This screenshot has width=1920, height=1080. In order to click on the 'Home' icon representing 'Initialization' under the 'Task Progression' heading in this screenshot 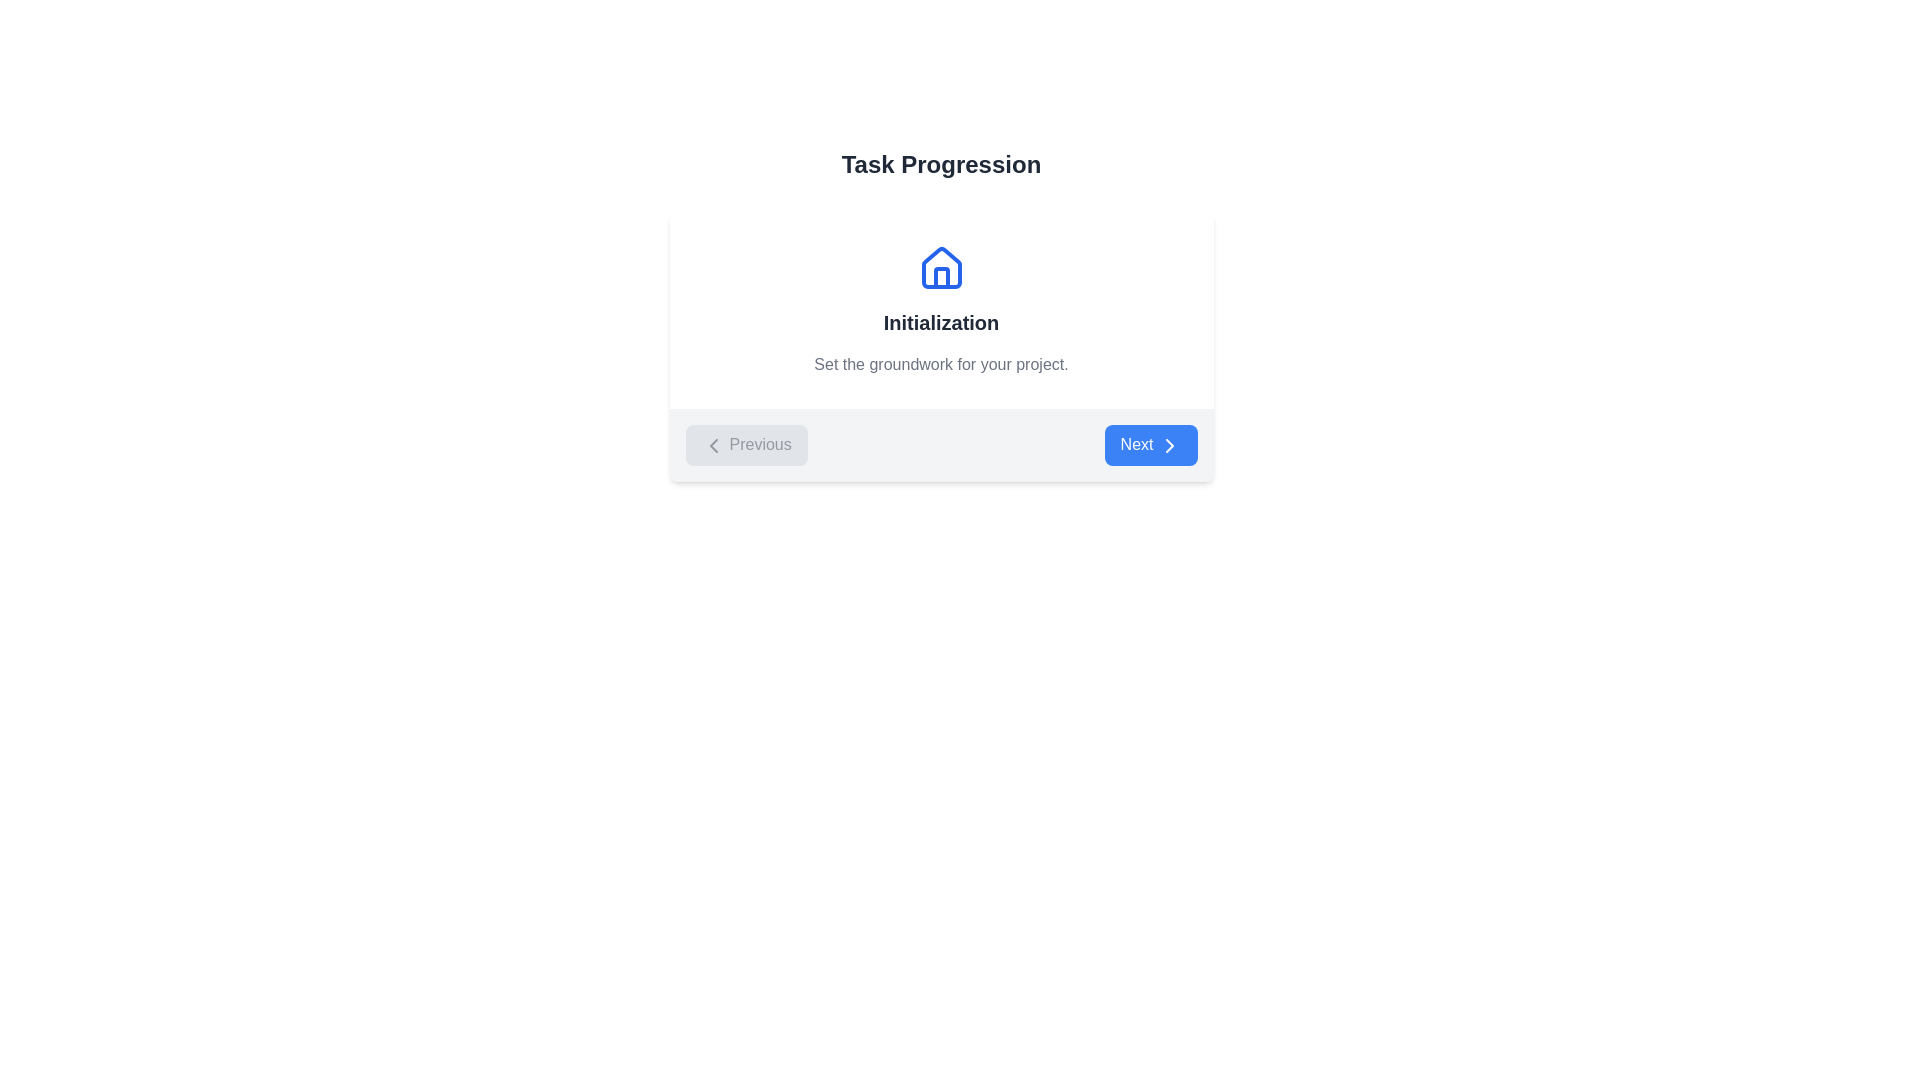, I will do `click(940, 268)`.